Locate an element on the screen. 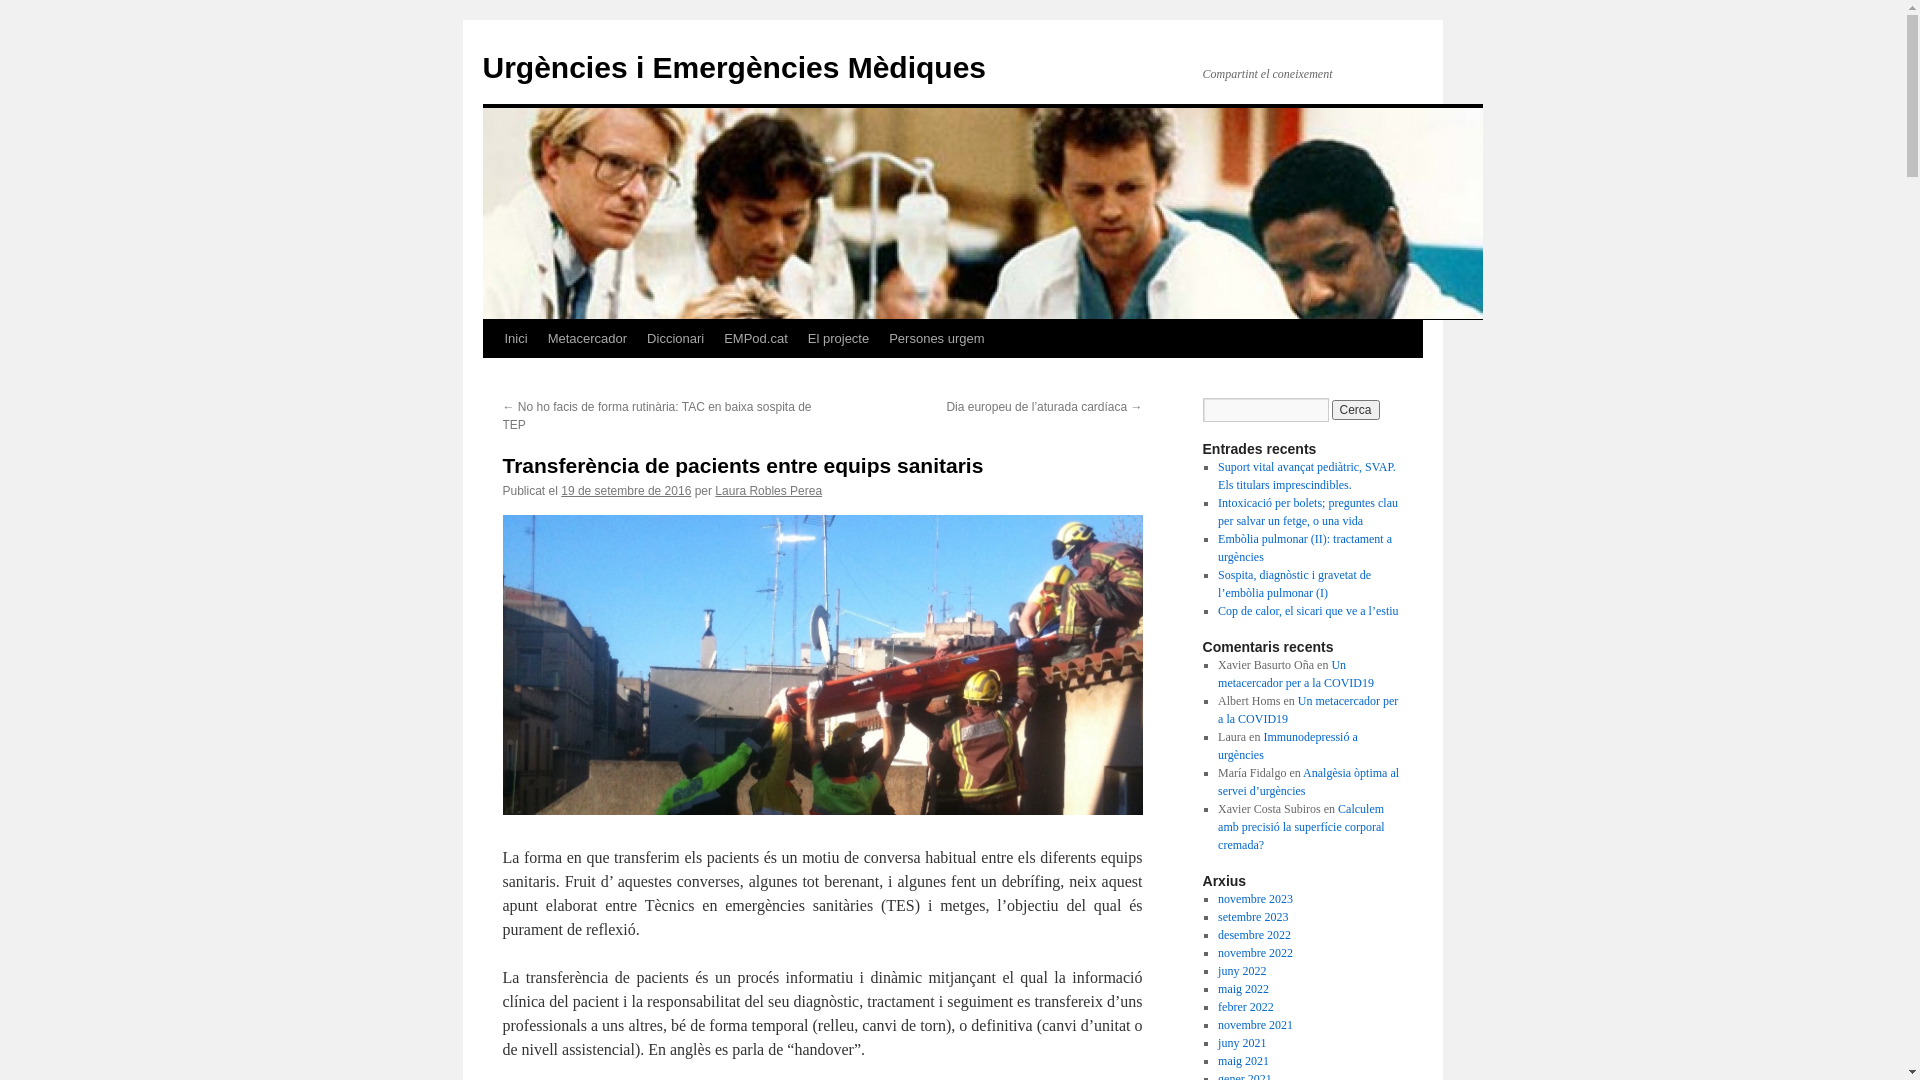 The image size is (1920, 1080). 'Metacercador' is located at coordinates (586, 338).